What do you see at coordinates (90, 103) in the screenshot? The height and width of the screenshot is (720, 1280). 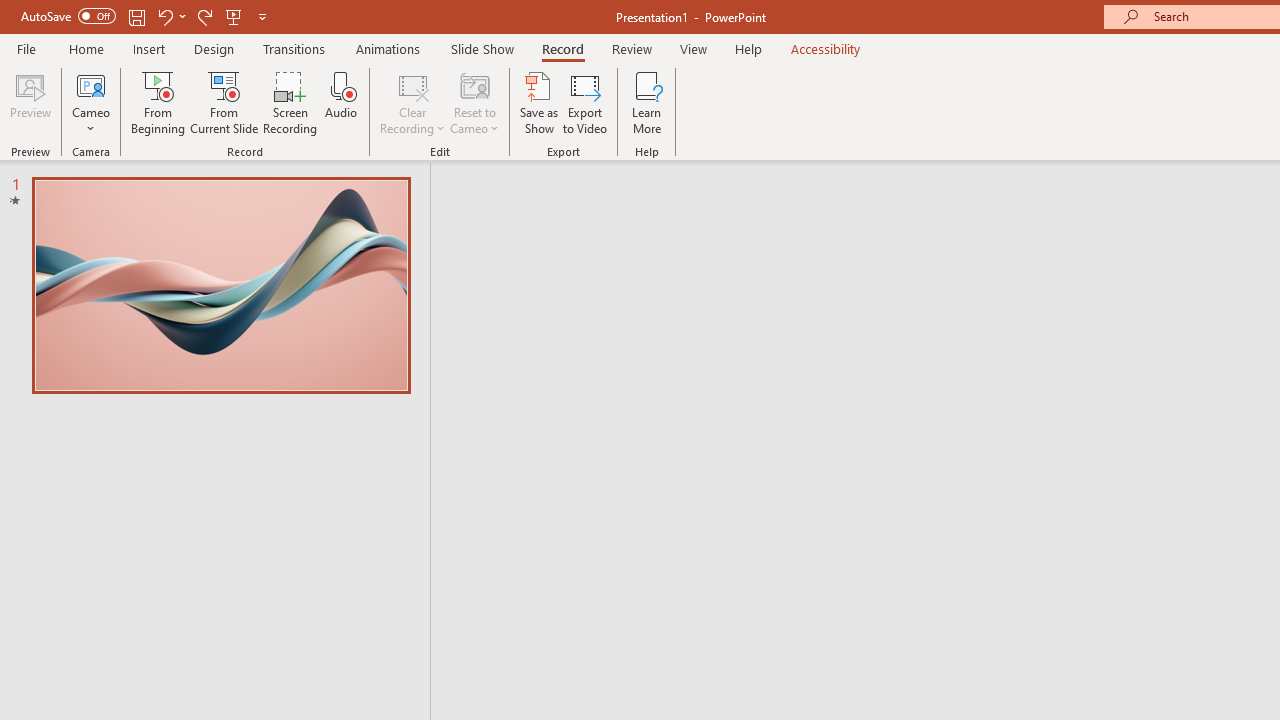 I see `'Cameo'` at bounding box center [90, 103].